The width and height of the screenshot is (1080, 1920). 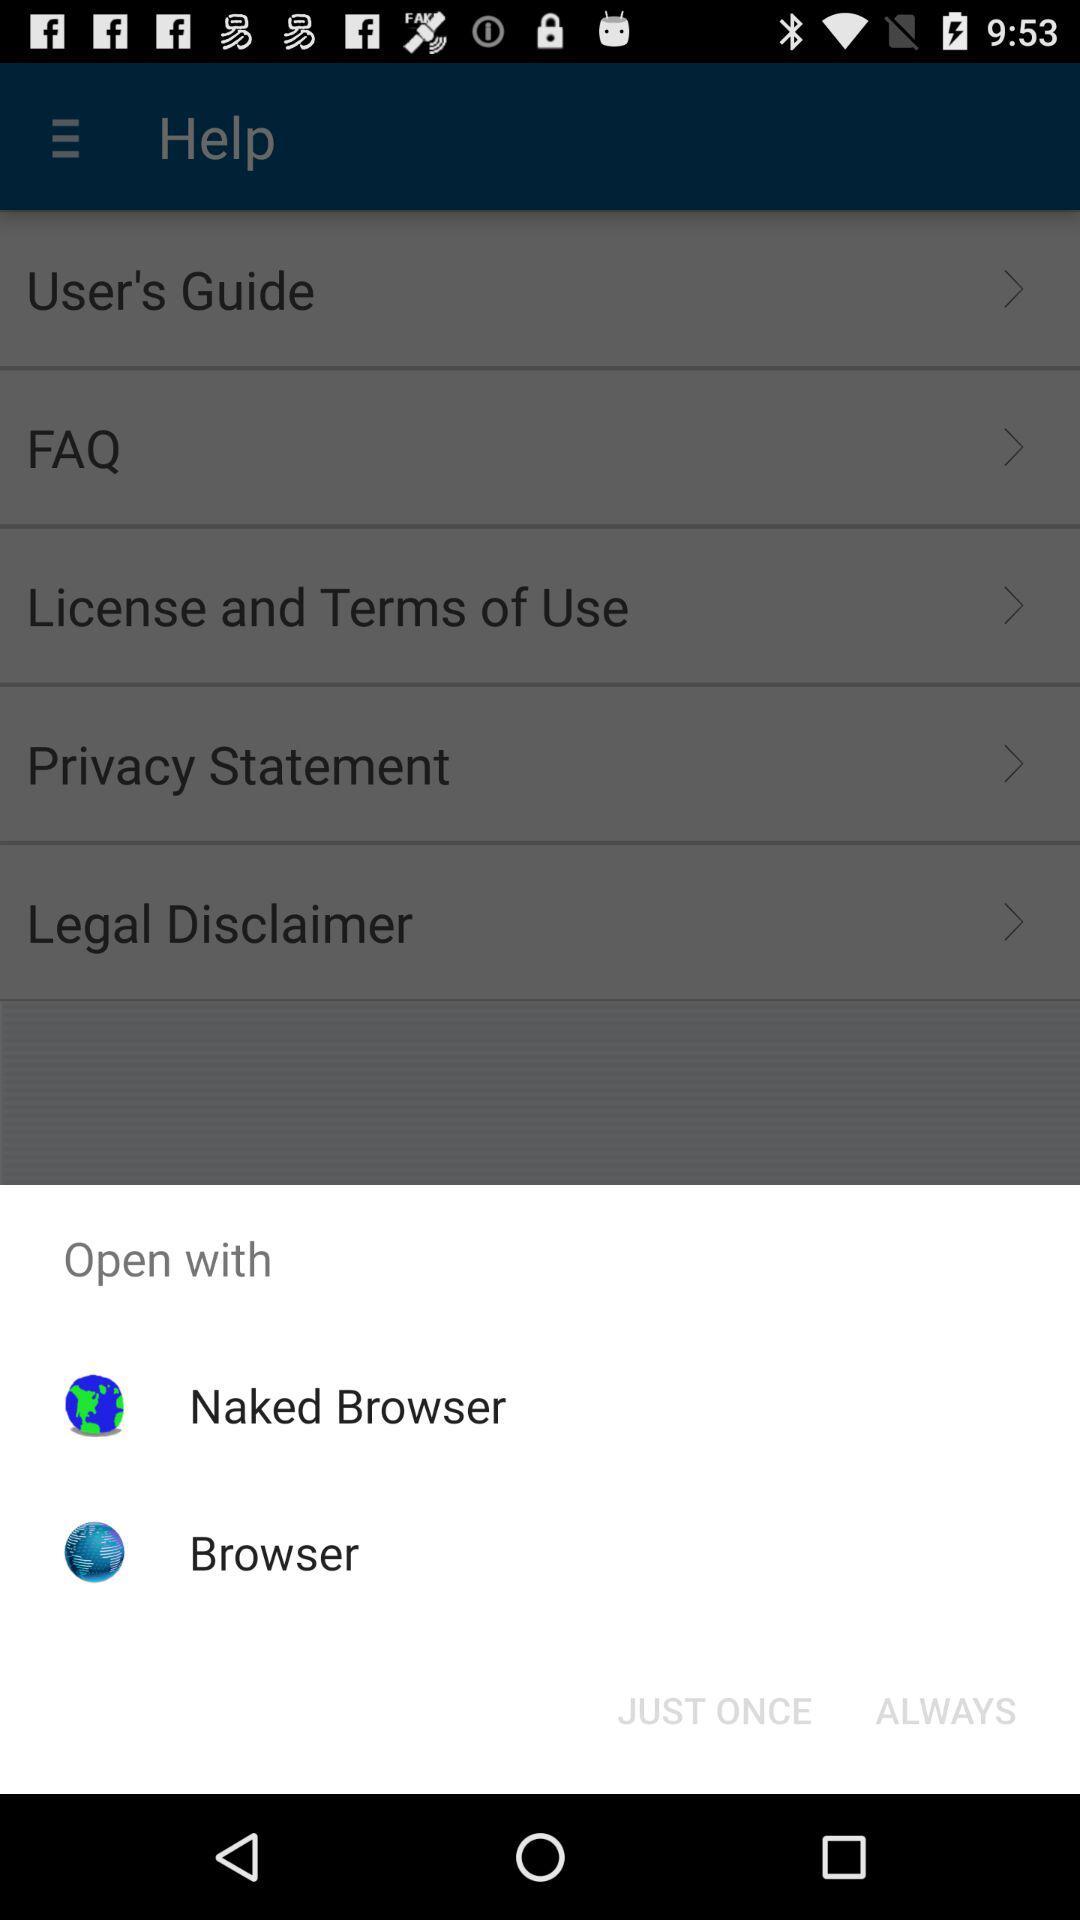 What do you see at coordinates (945, 1708) in the screenshot?
I see `the always button` at bounding box center [945, 1708].